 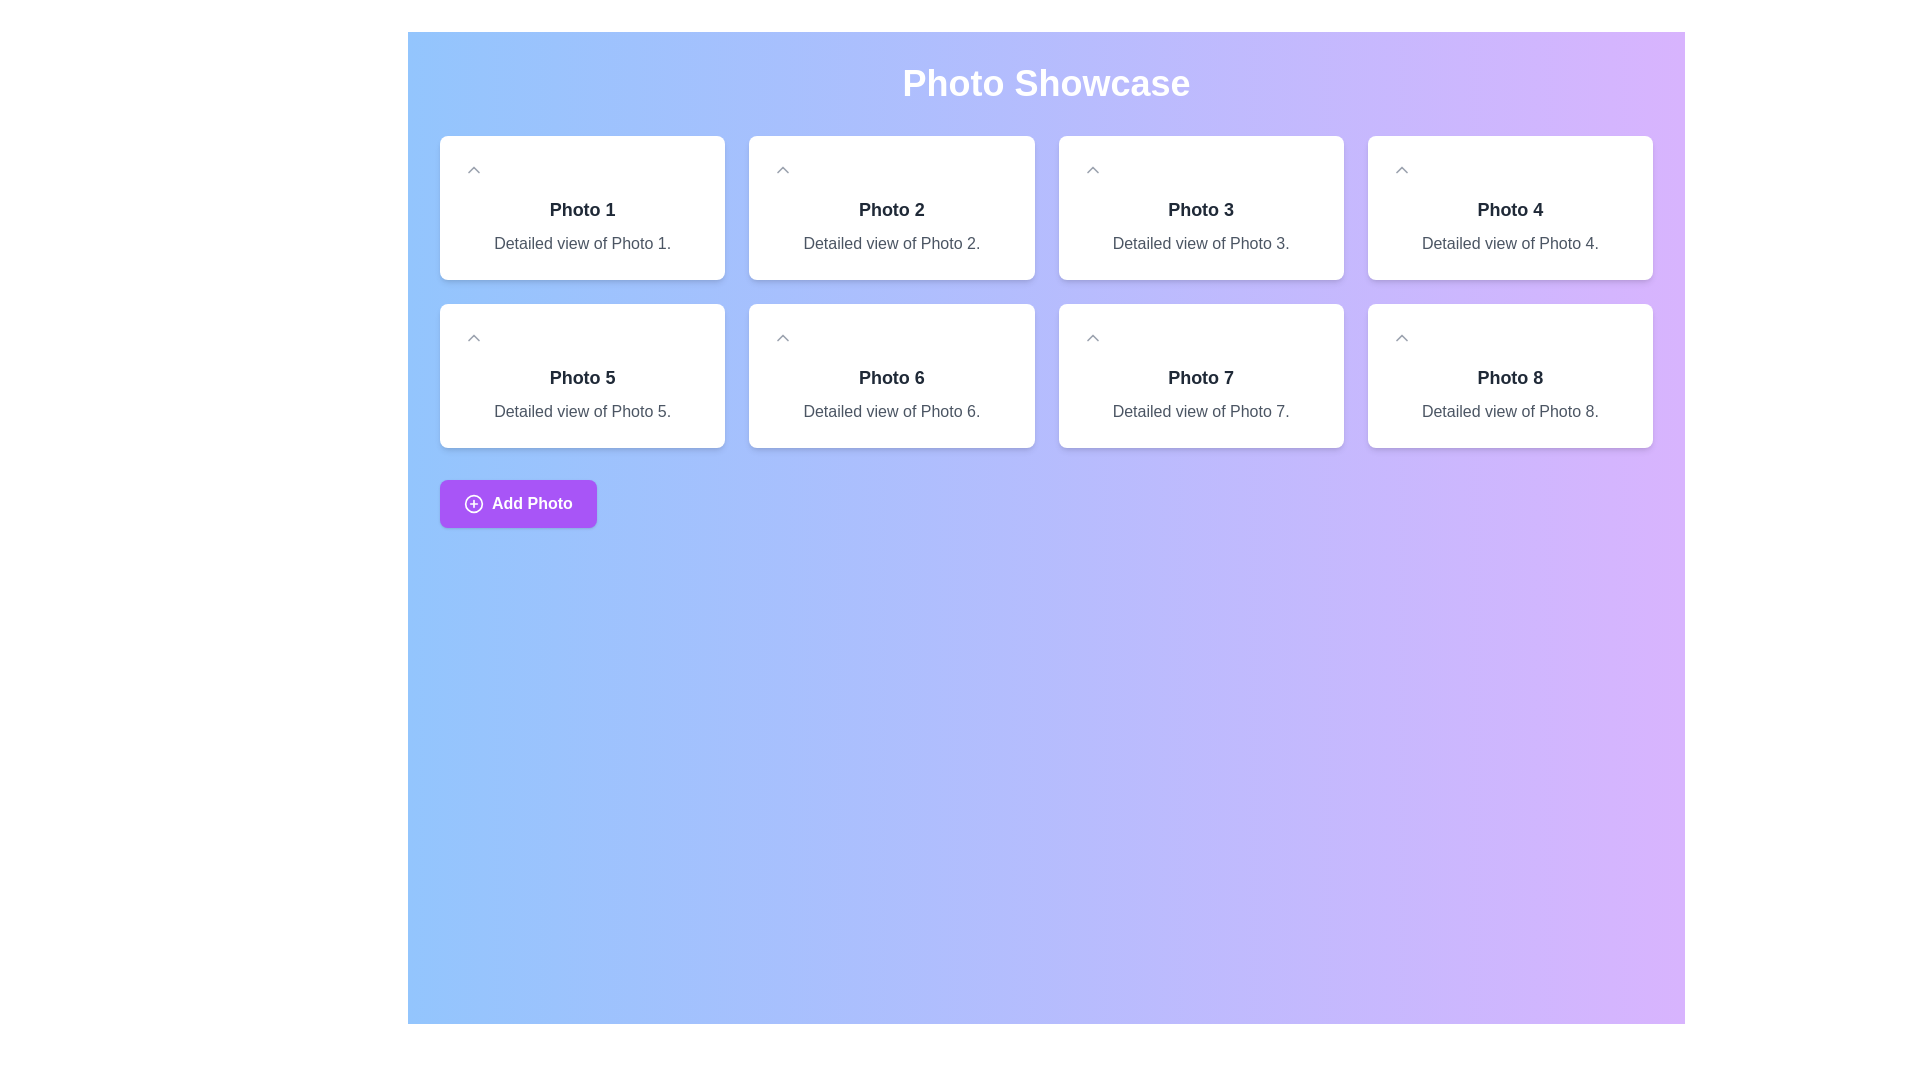 What do you see at coordinates (782, 337) in the screenshot?
I see `the interactive control icon located in the top-left area of the card labeled 'Photo 6'` at bounding box center [782, 337].